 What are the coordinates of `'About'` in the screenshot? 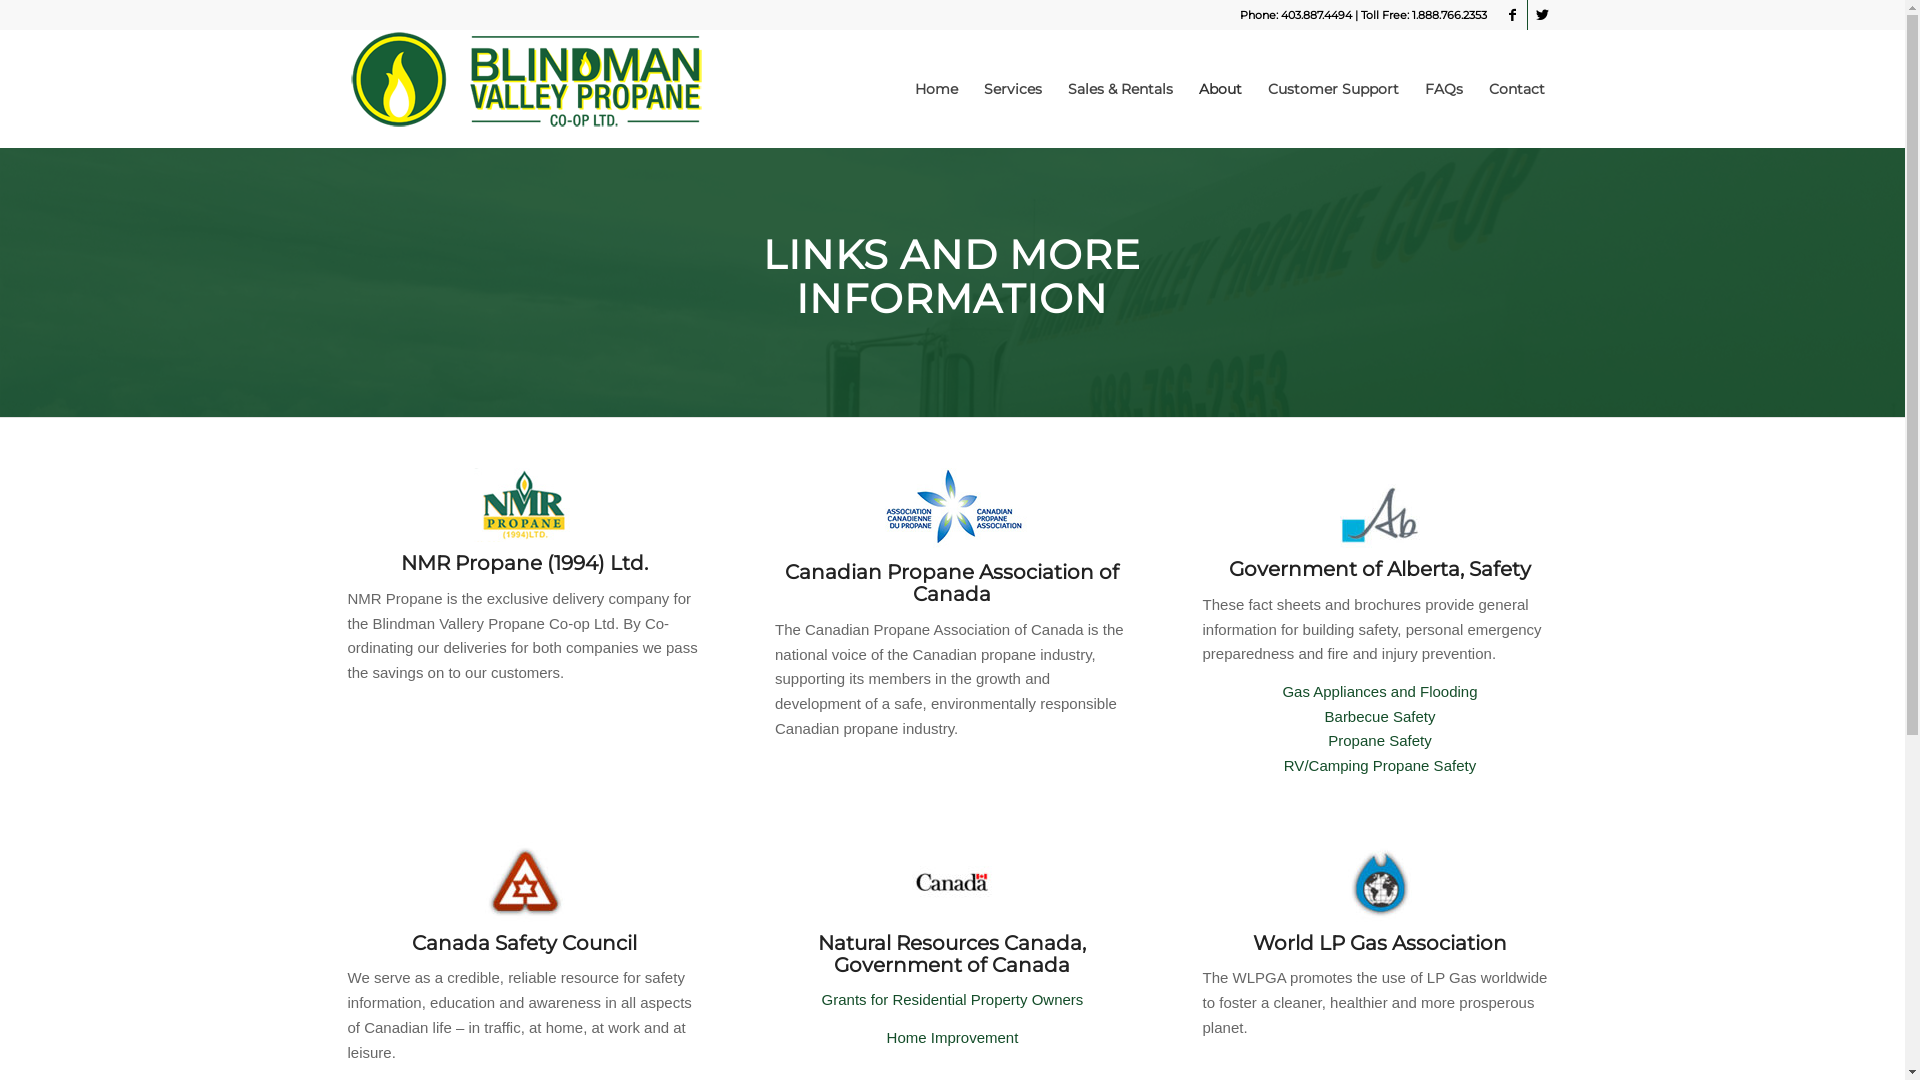 It's located at (1219, 87).